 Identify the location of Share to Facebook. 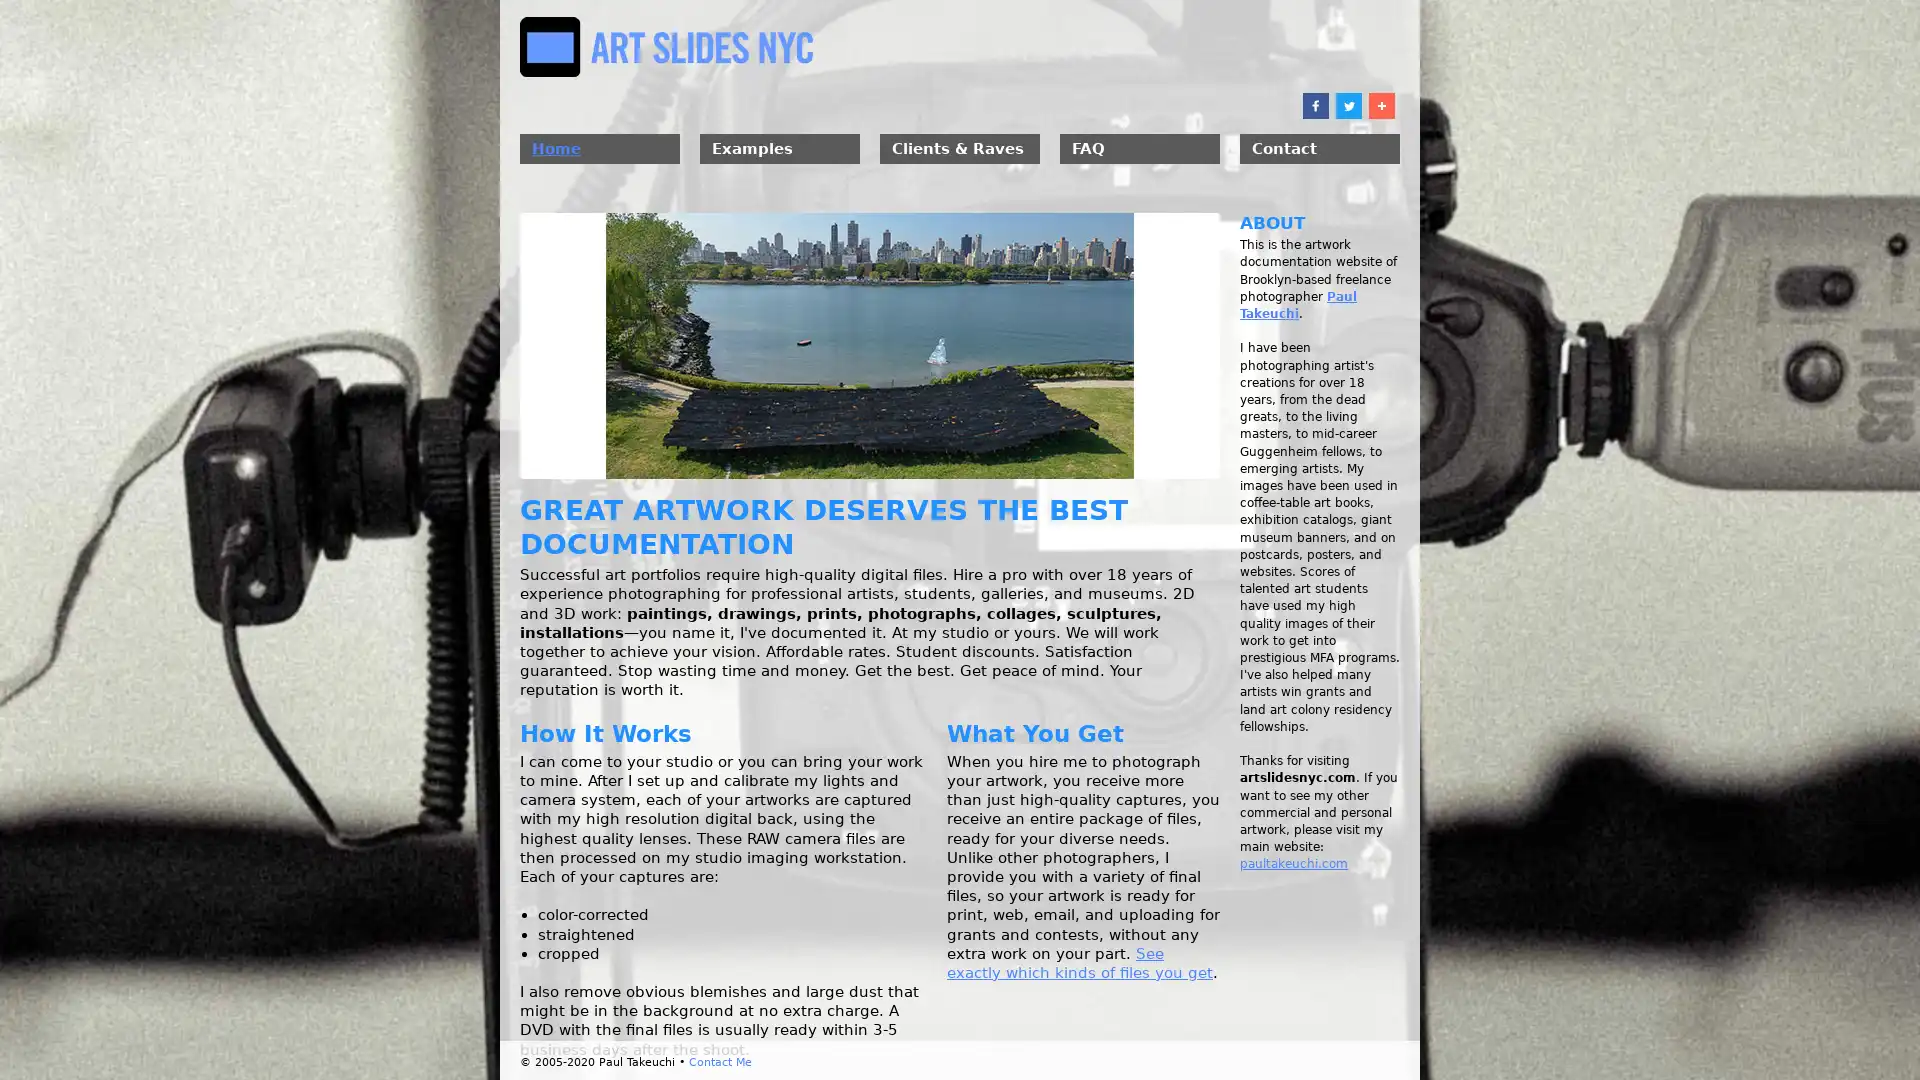
(1296, 104).